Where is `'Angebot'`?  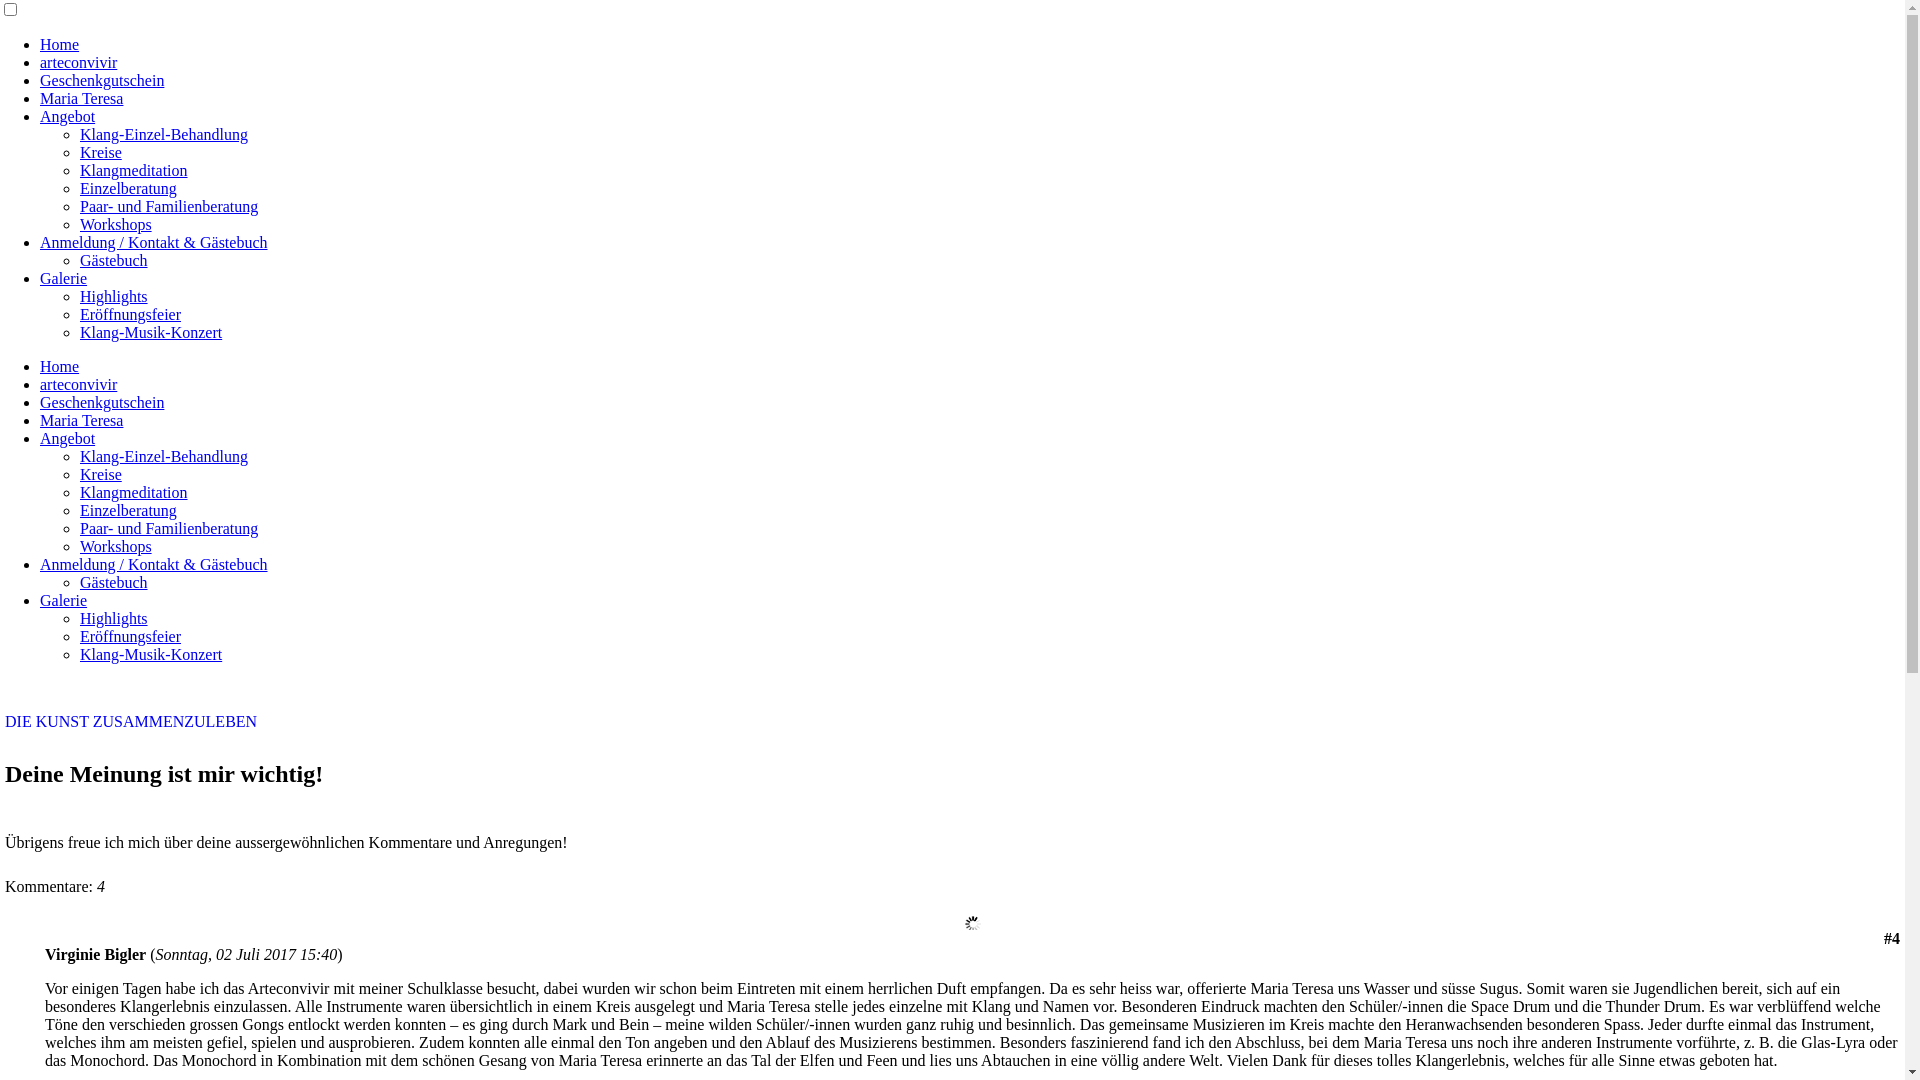
'Angebot' is located at coordinates (67, 116).